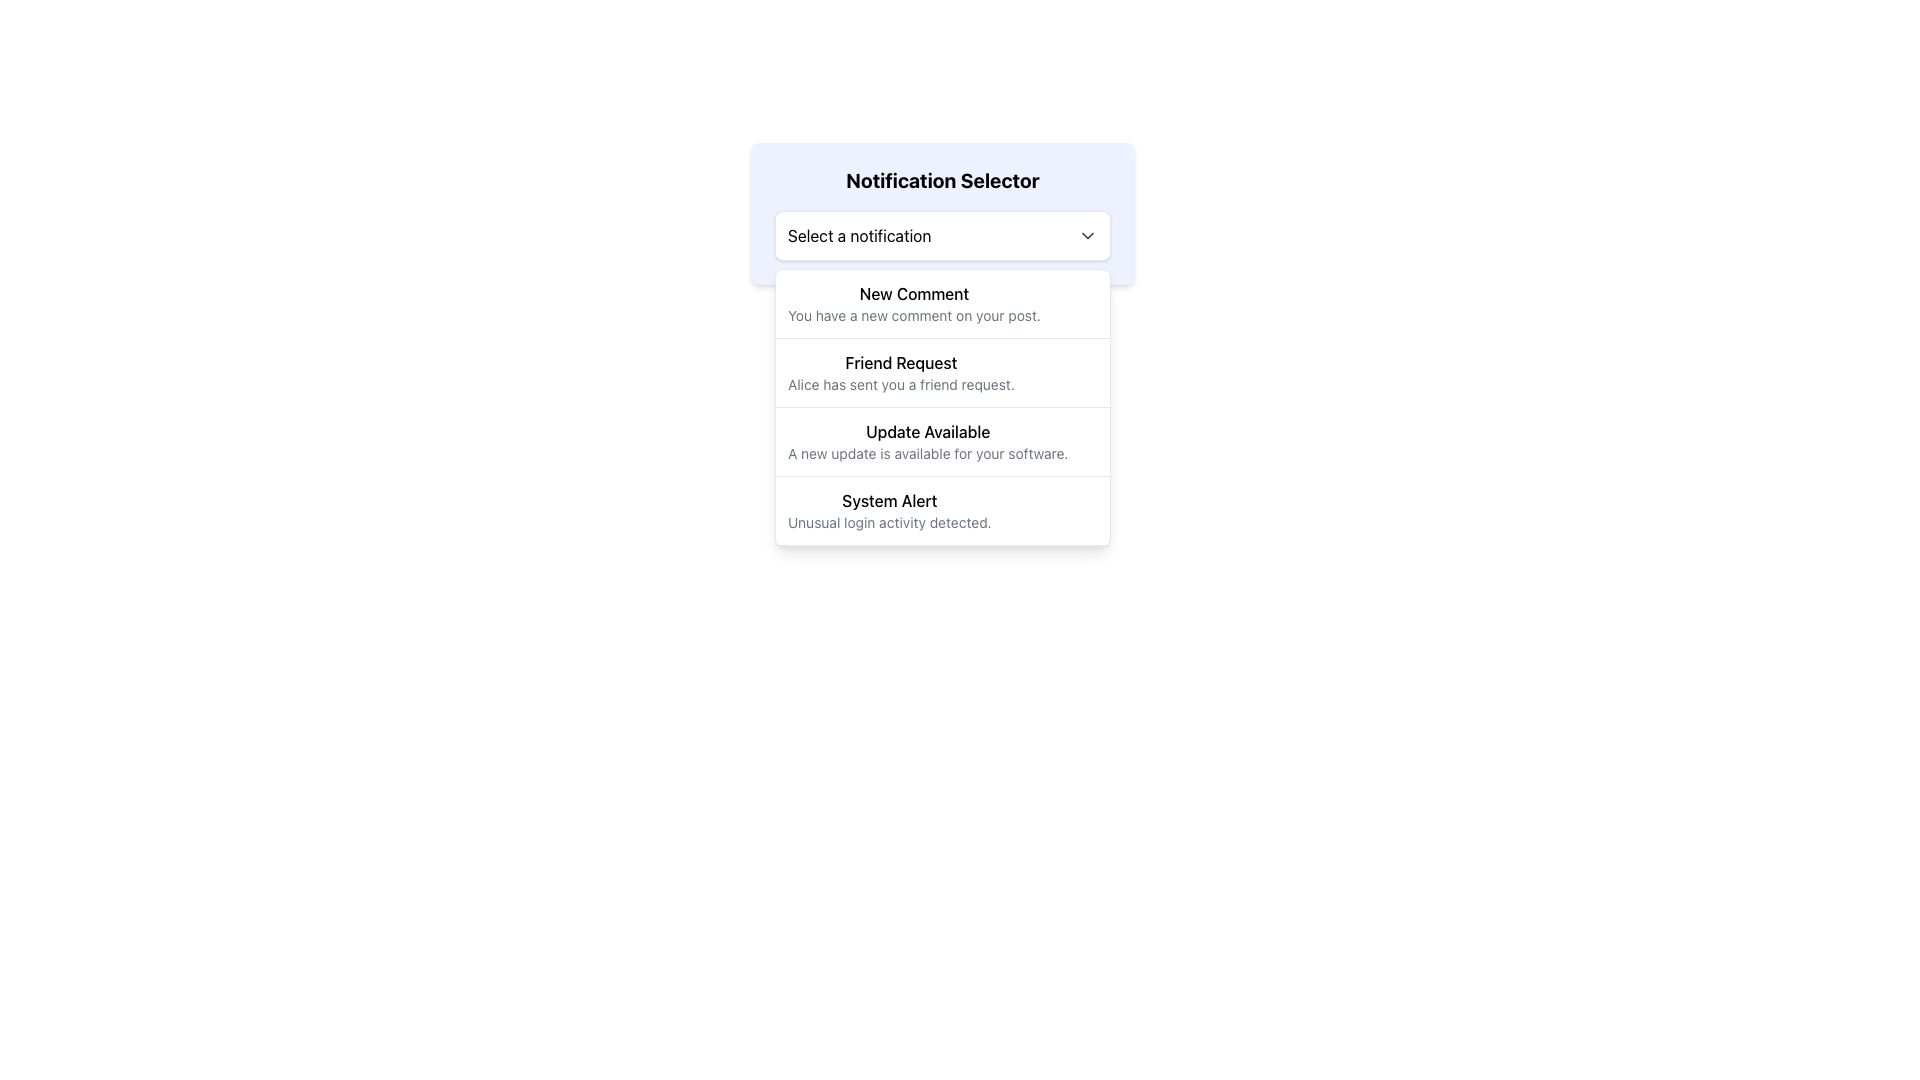  I want to click on the third entry in the notification list that provides information about an available update for the software, so click(941, 441).